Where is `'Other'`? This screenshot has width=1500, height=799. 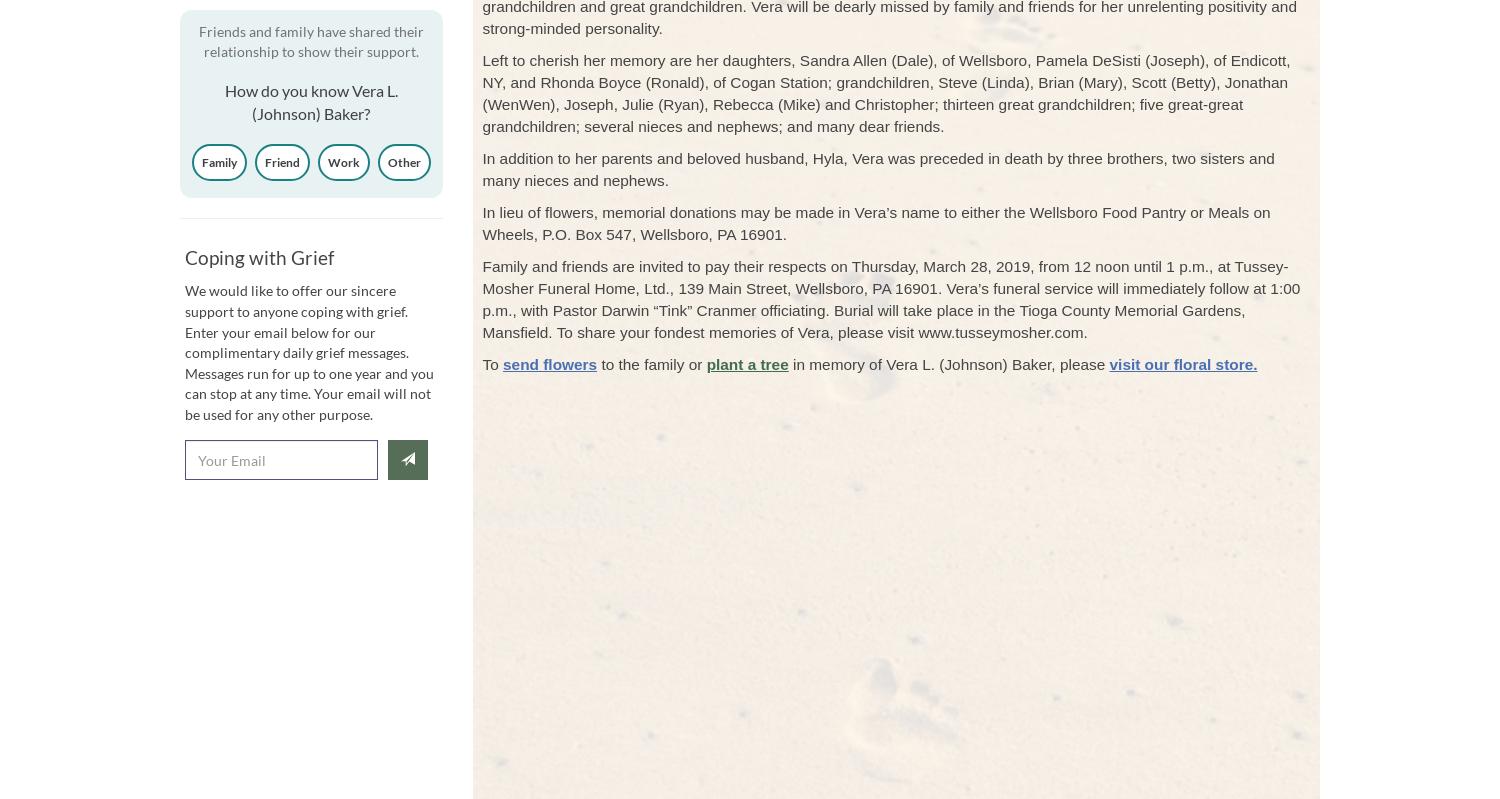 'Other' is located at coordinates (403, 160).